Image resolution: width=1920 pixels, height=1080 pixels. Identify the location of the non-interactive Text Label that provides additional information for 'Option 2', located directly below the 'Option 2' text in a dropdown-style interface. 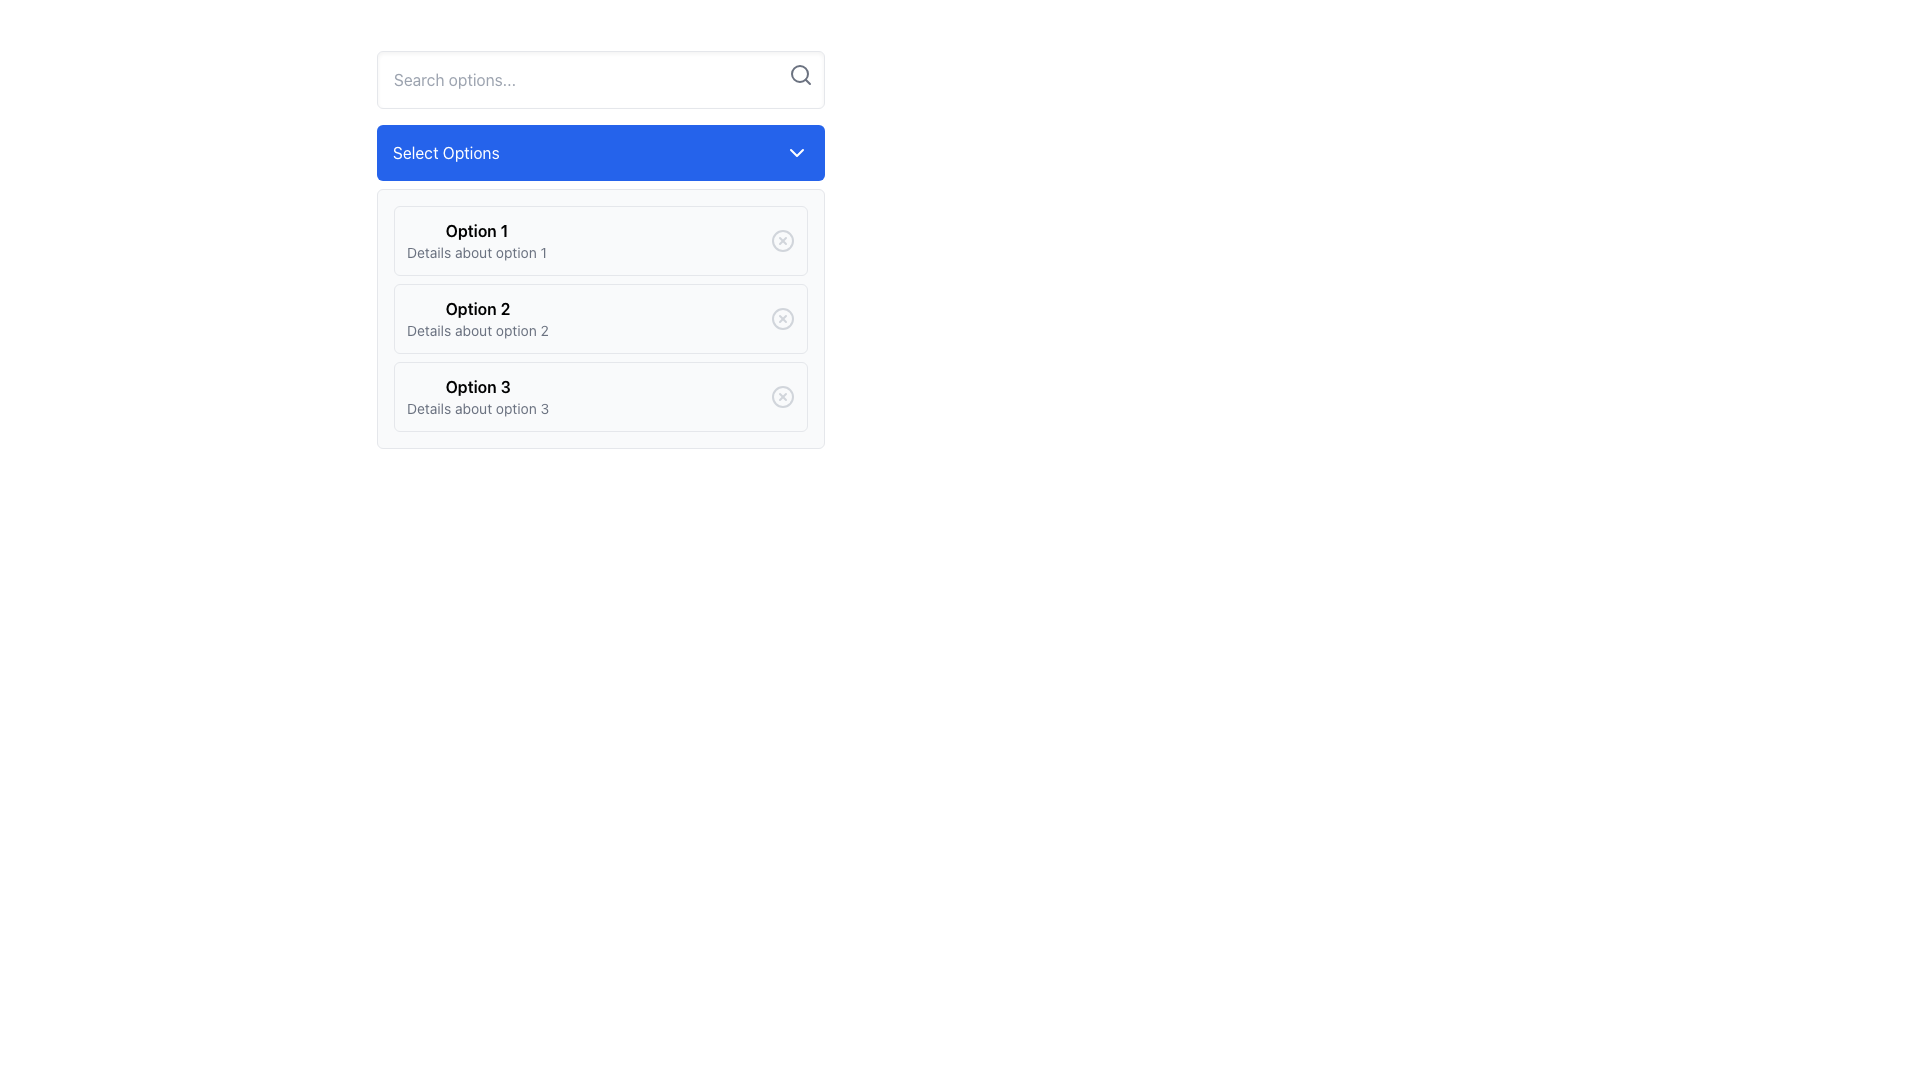
(476, 330).